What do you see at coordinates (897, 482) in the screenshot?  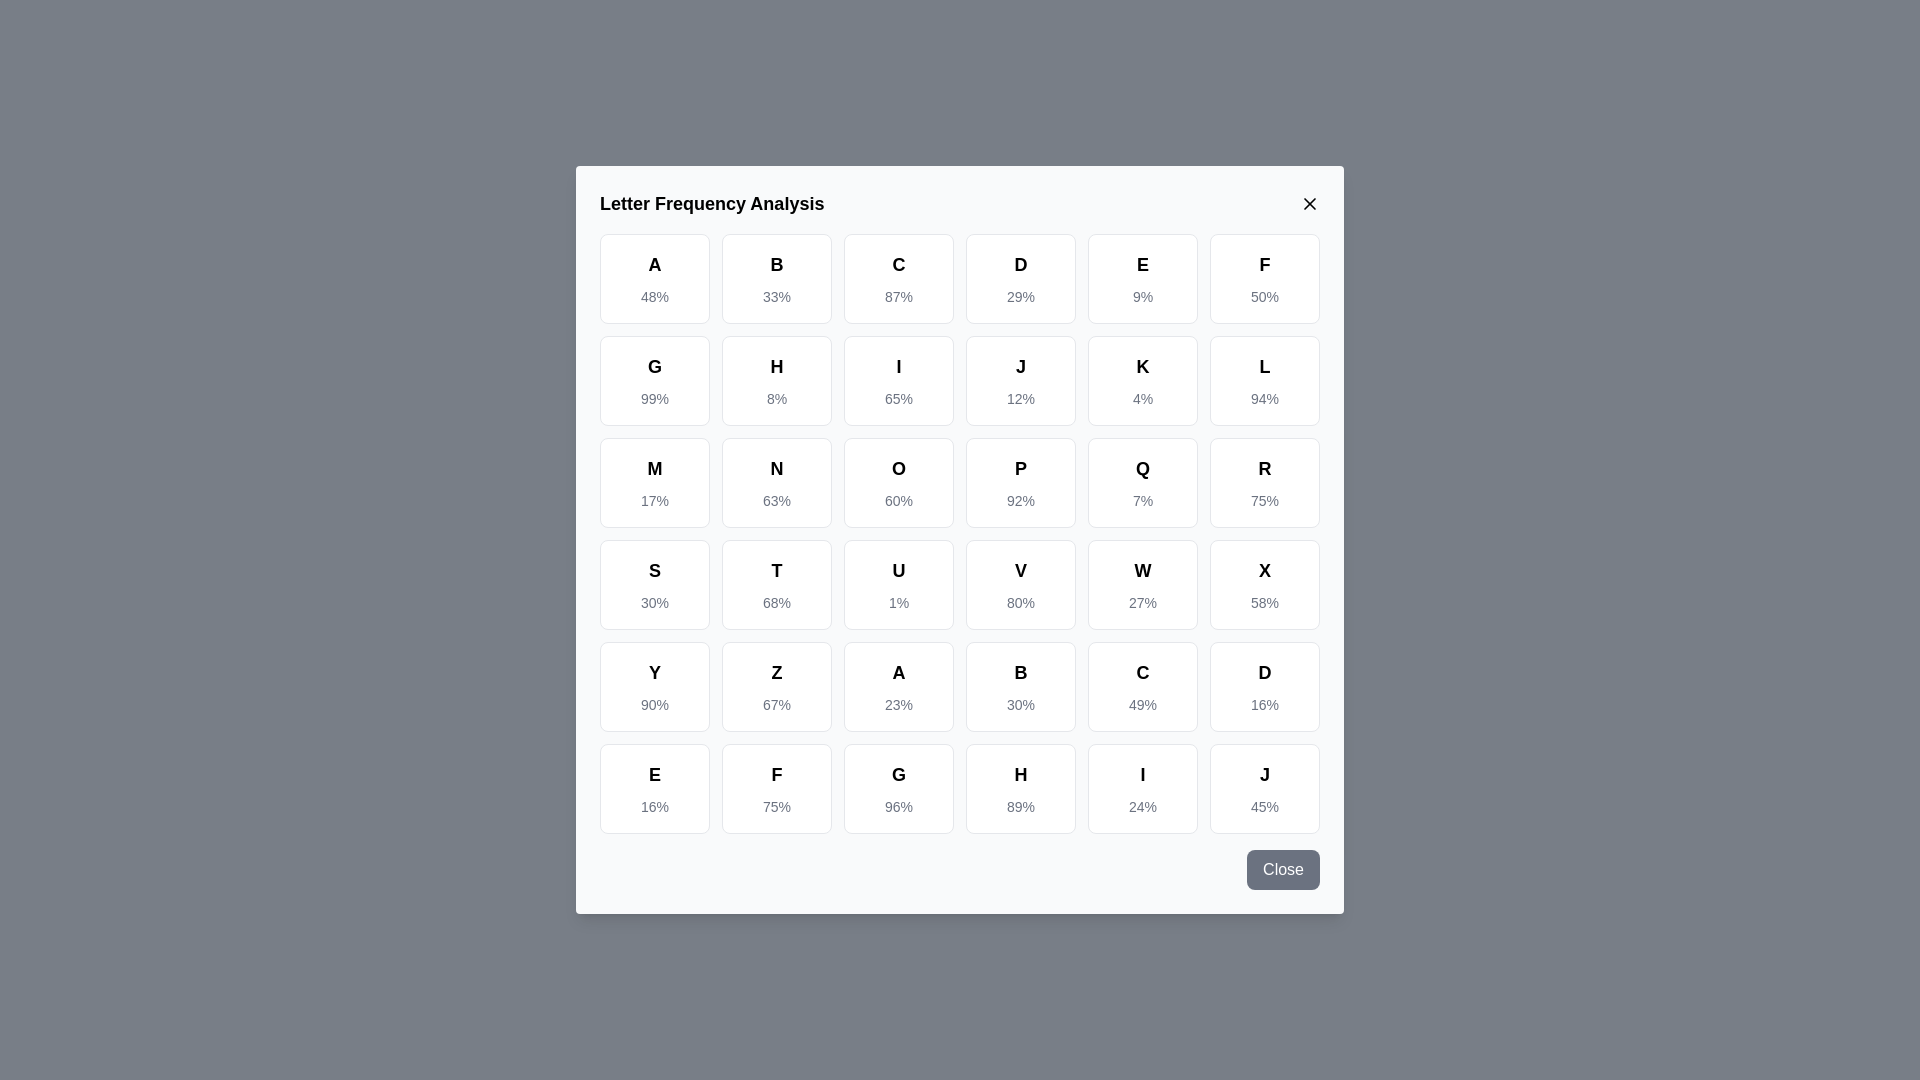 I see `the letter cell corresponding to O` at bounding box center [897, 482].